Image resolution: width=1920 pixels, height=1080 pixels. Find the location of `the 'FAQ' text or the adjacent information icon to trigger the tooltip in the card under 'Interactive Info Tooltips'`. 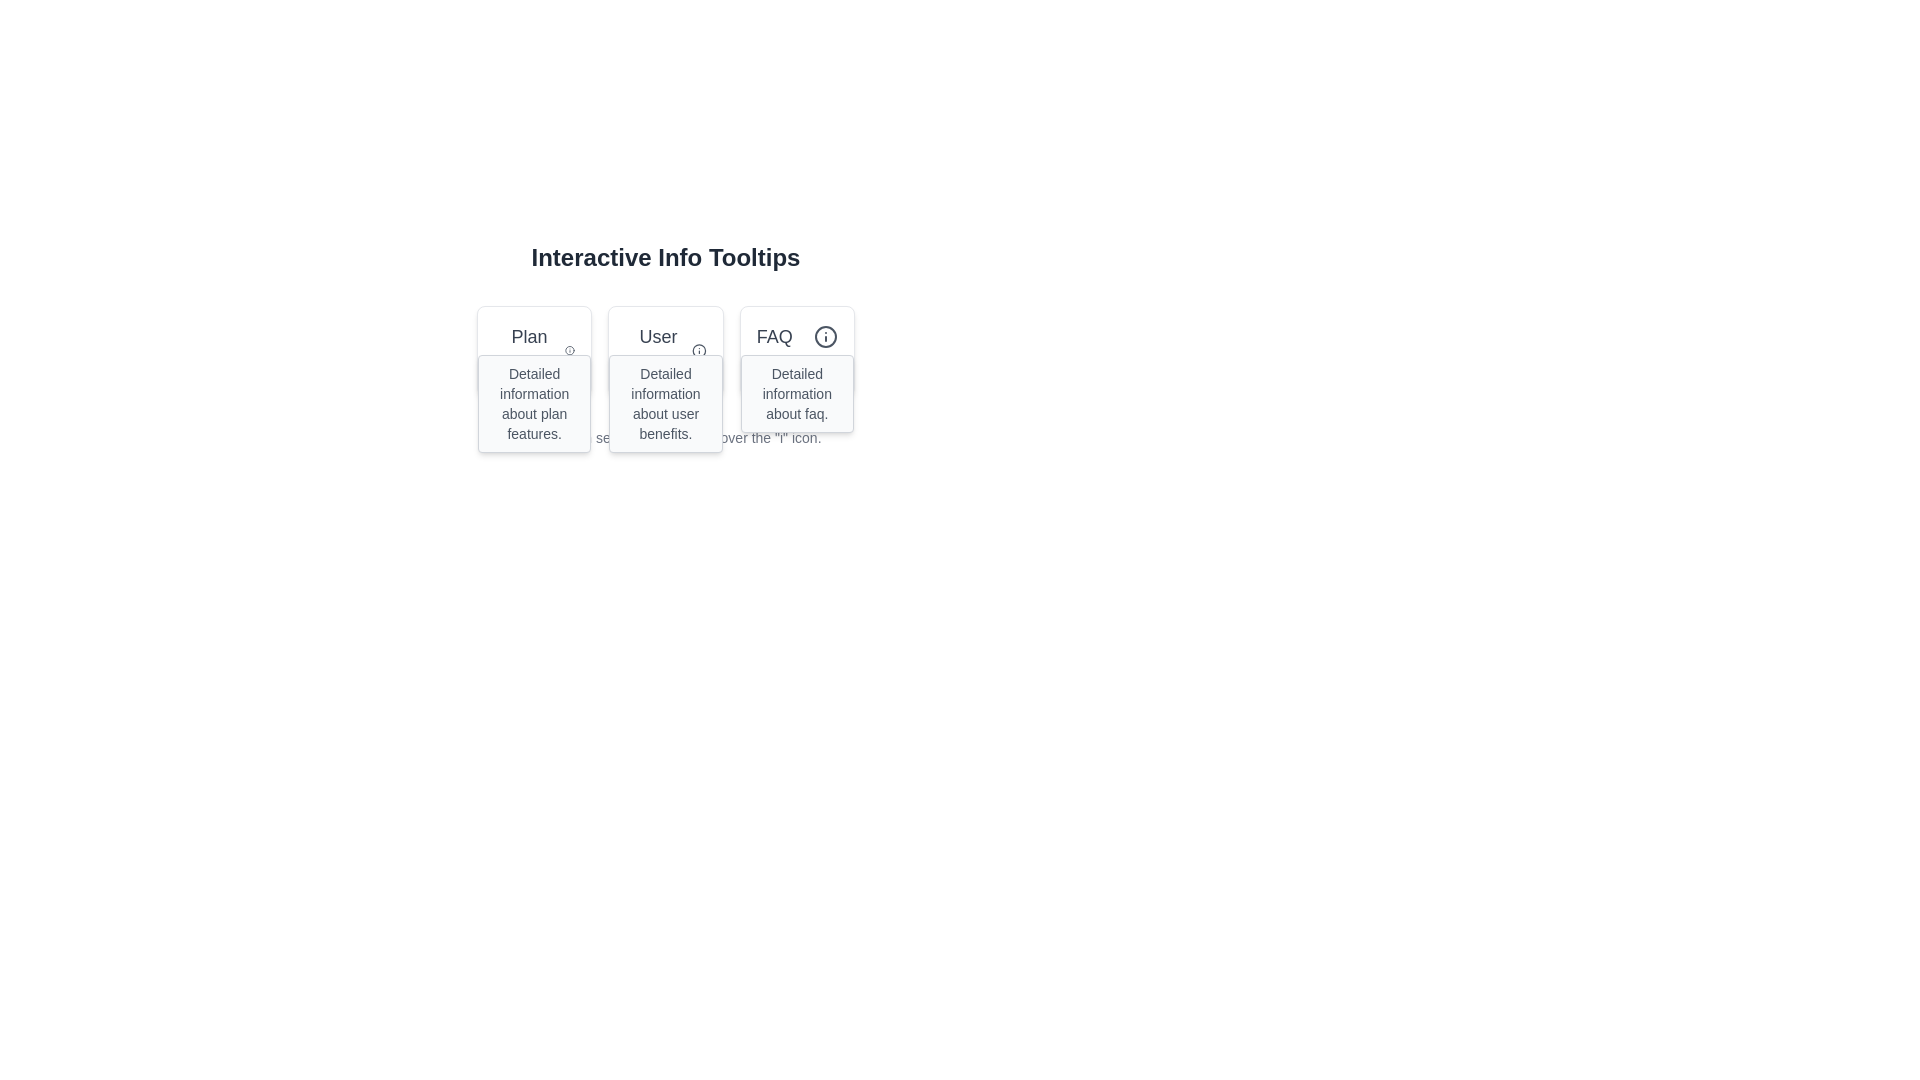

the 'FAQ' text or the adjacent information icon to trigger the tooltip in the card under 'Interactive Info Tooltips' is located at coordinates (796, 335).